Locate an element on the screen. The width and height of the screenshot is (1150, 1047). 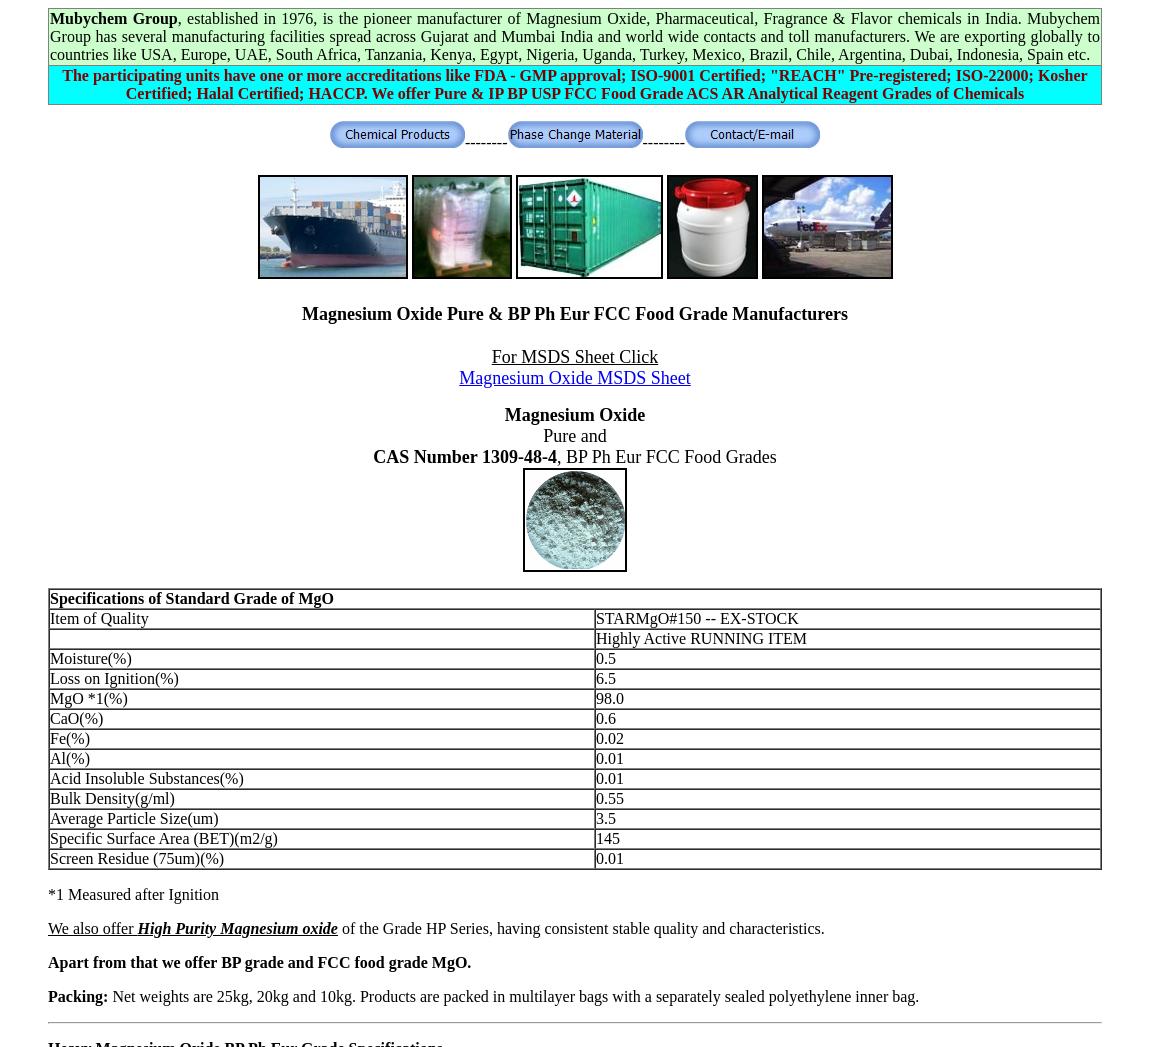
'Pure and' is located at coordinates (574, 435).